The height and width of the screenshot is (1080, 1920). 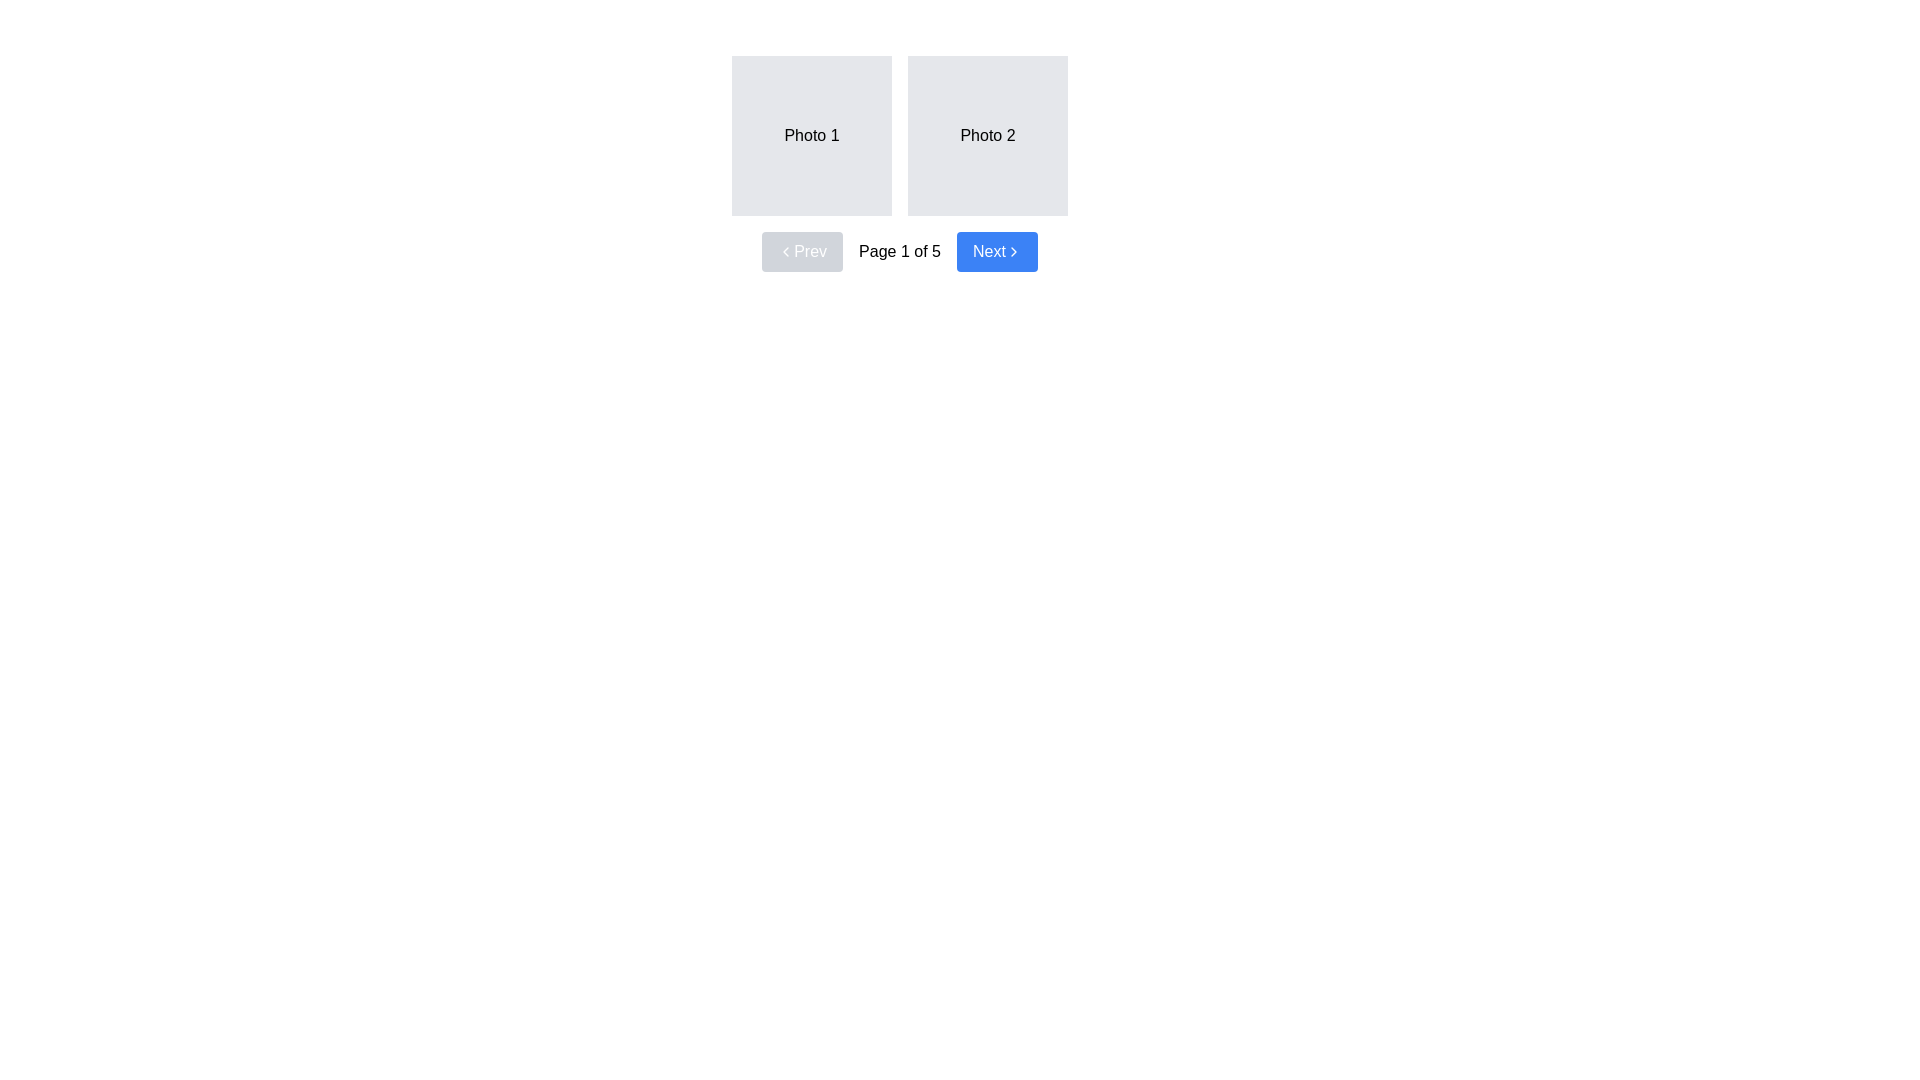 What do you see at coordinates (898, 250) in the screenshot?
I see `the text label displaying 'Page 1 of 5' which indicates the current page number in the pagination control section, located between the 'Prev' and 'Next' buttons` at bounding box center [898, 250].